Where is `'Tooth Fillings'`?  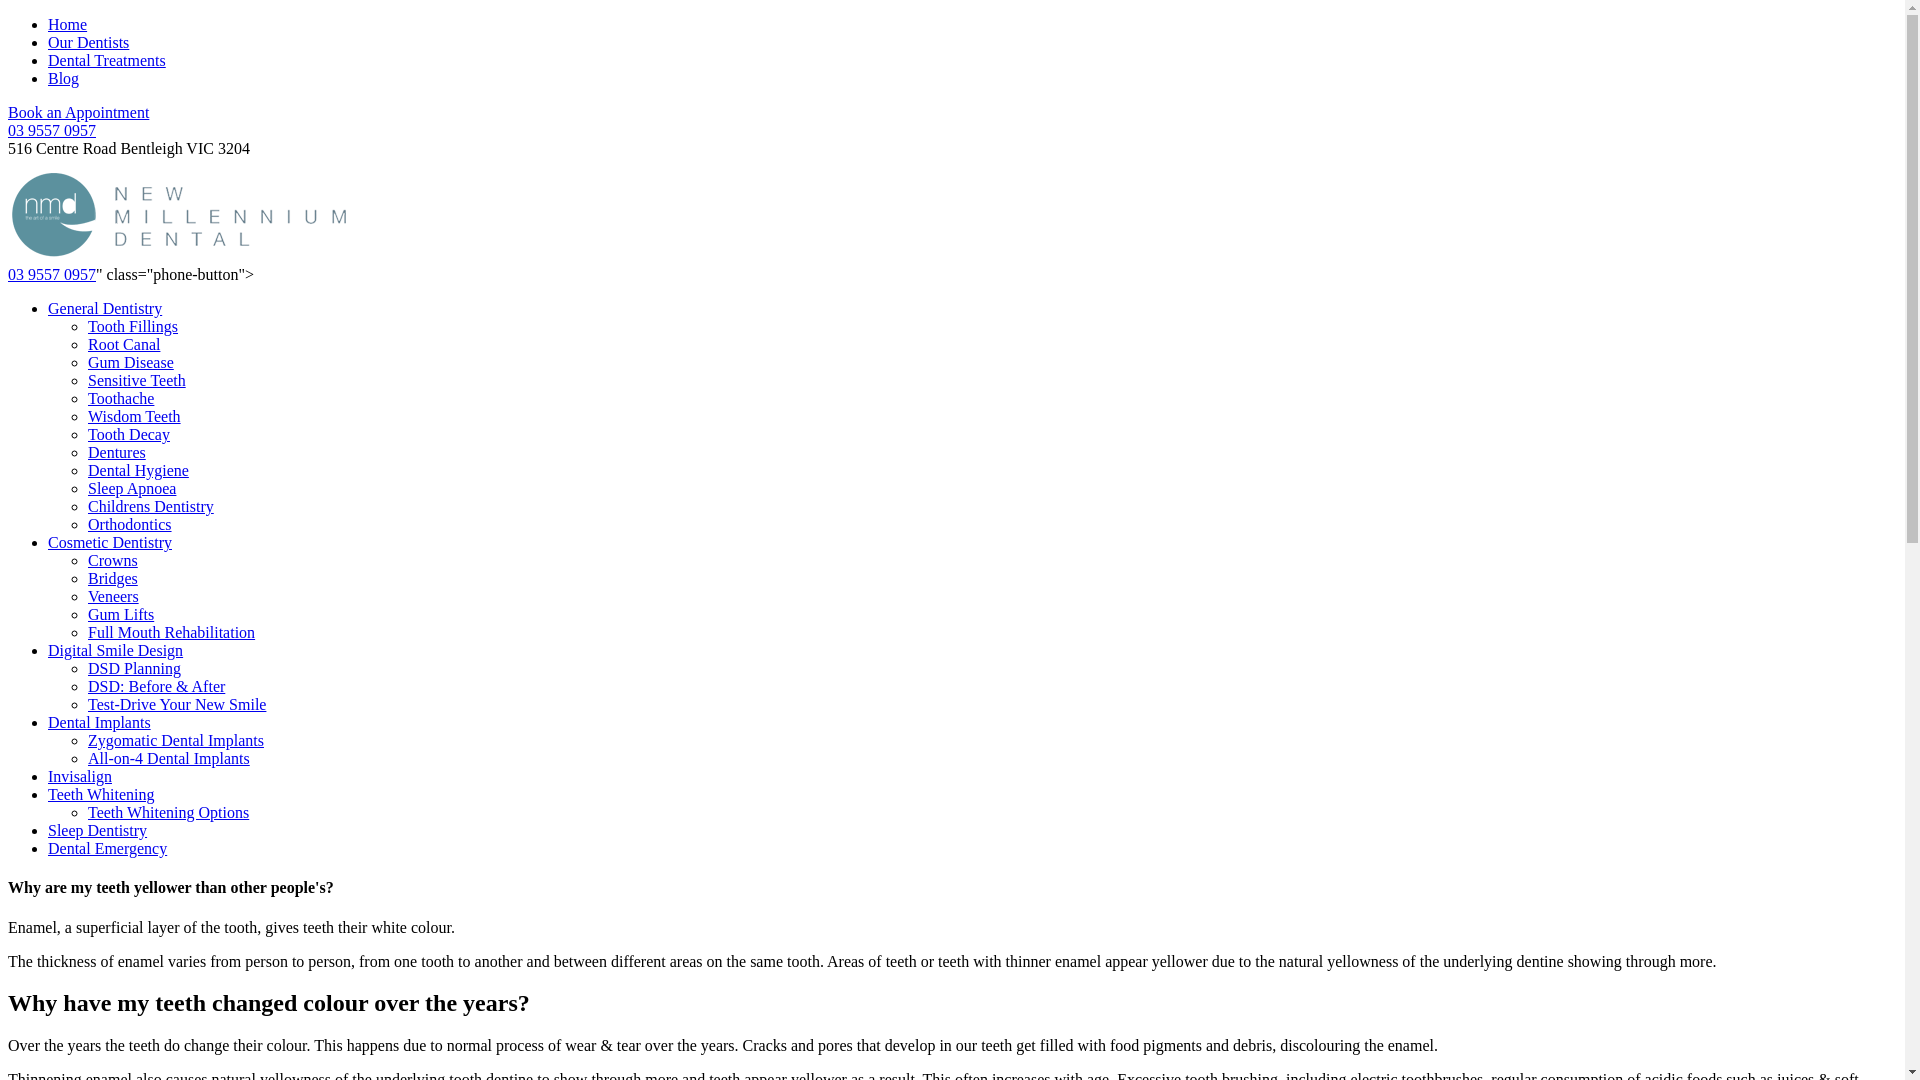 'Tooth Fillings' is located at coordinates (132, 325).